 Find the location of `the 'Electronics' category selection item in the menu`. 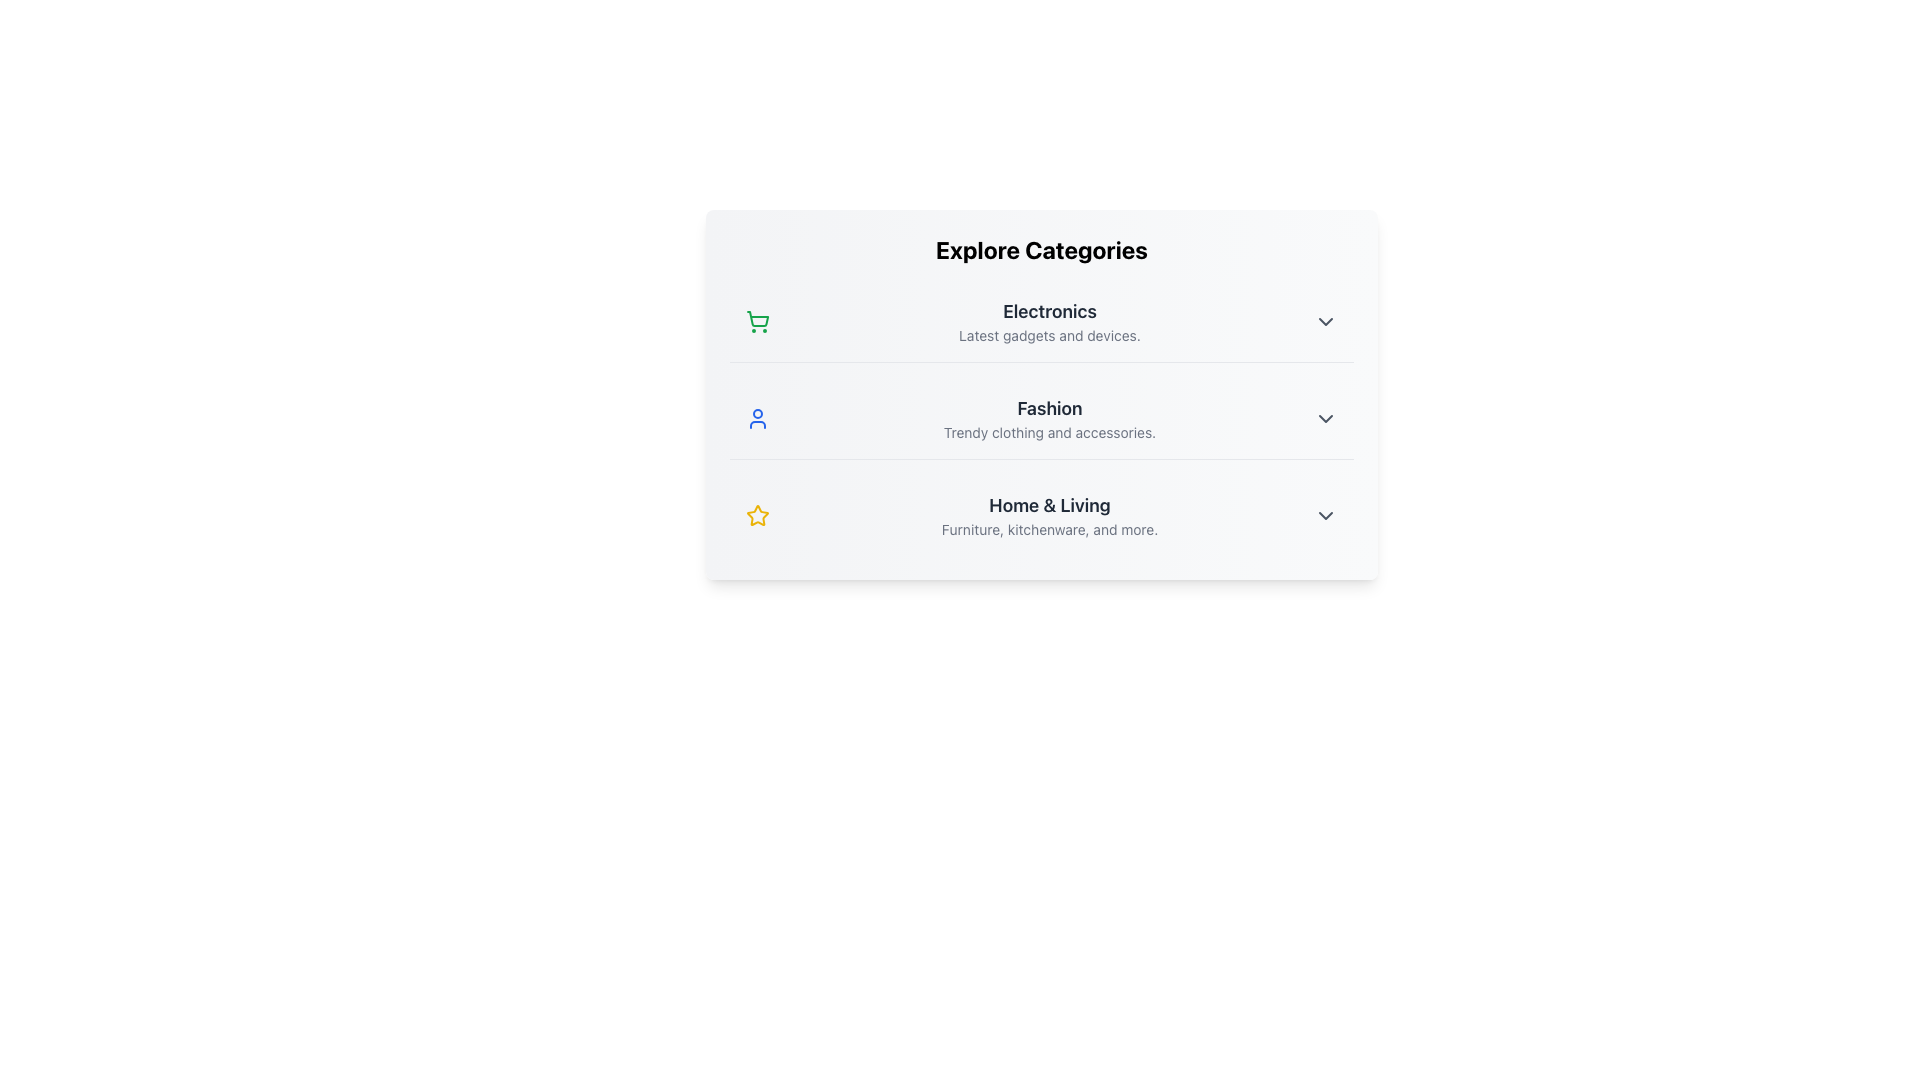

the 'Electronics' category selection item in the menu is located at coordinates (1040, 320).